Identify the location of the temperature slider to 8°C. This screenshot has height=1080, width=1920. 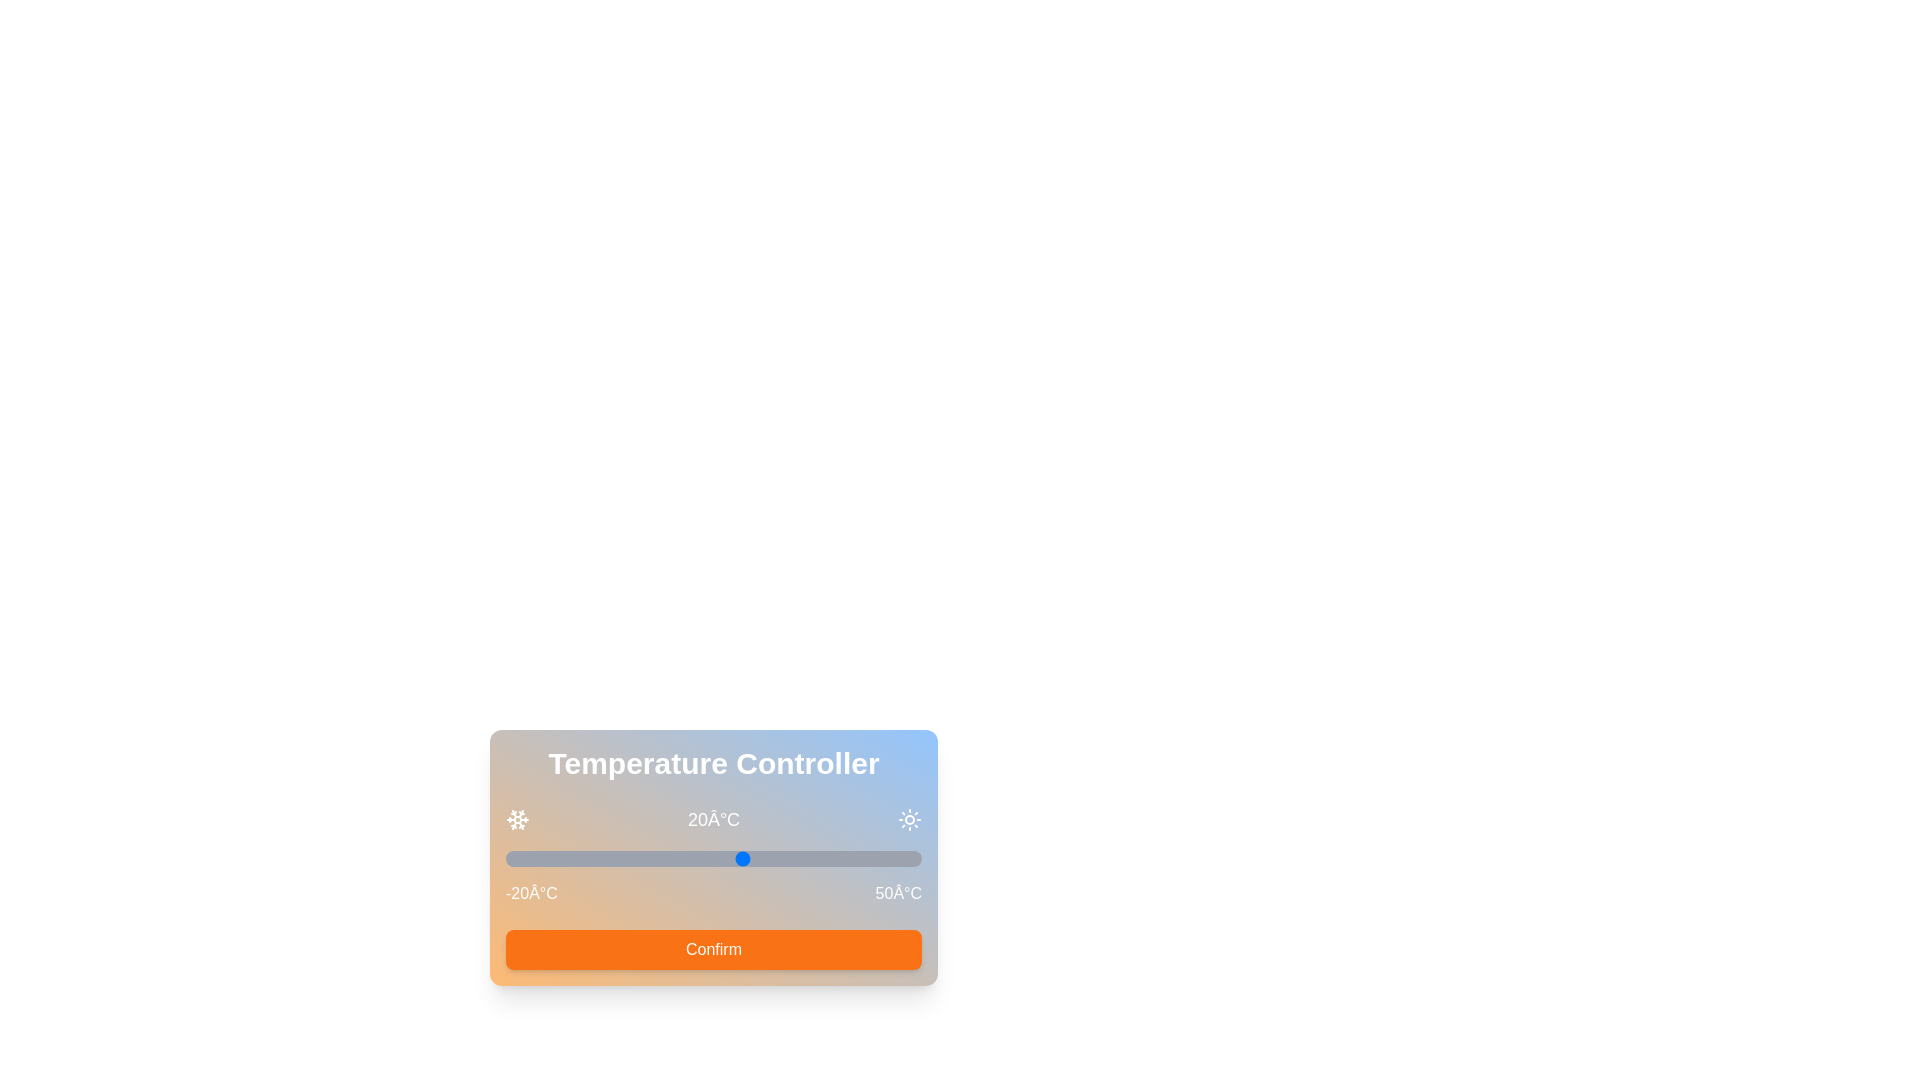
(672, 858).